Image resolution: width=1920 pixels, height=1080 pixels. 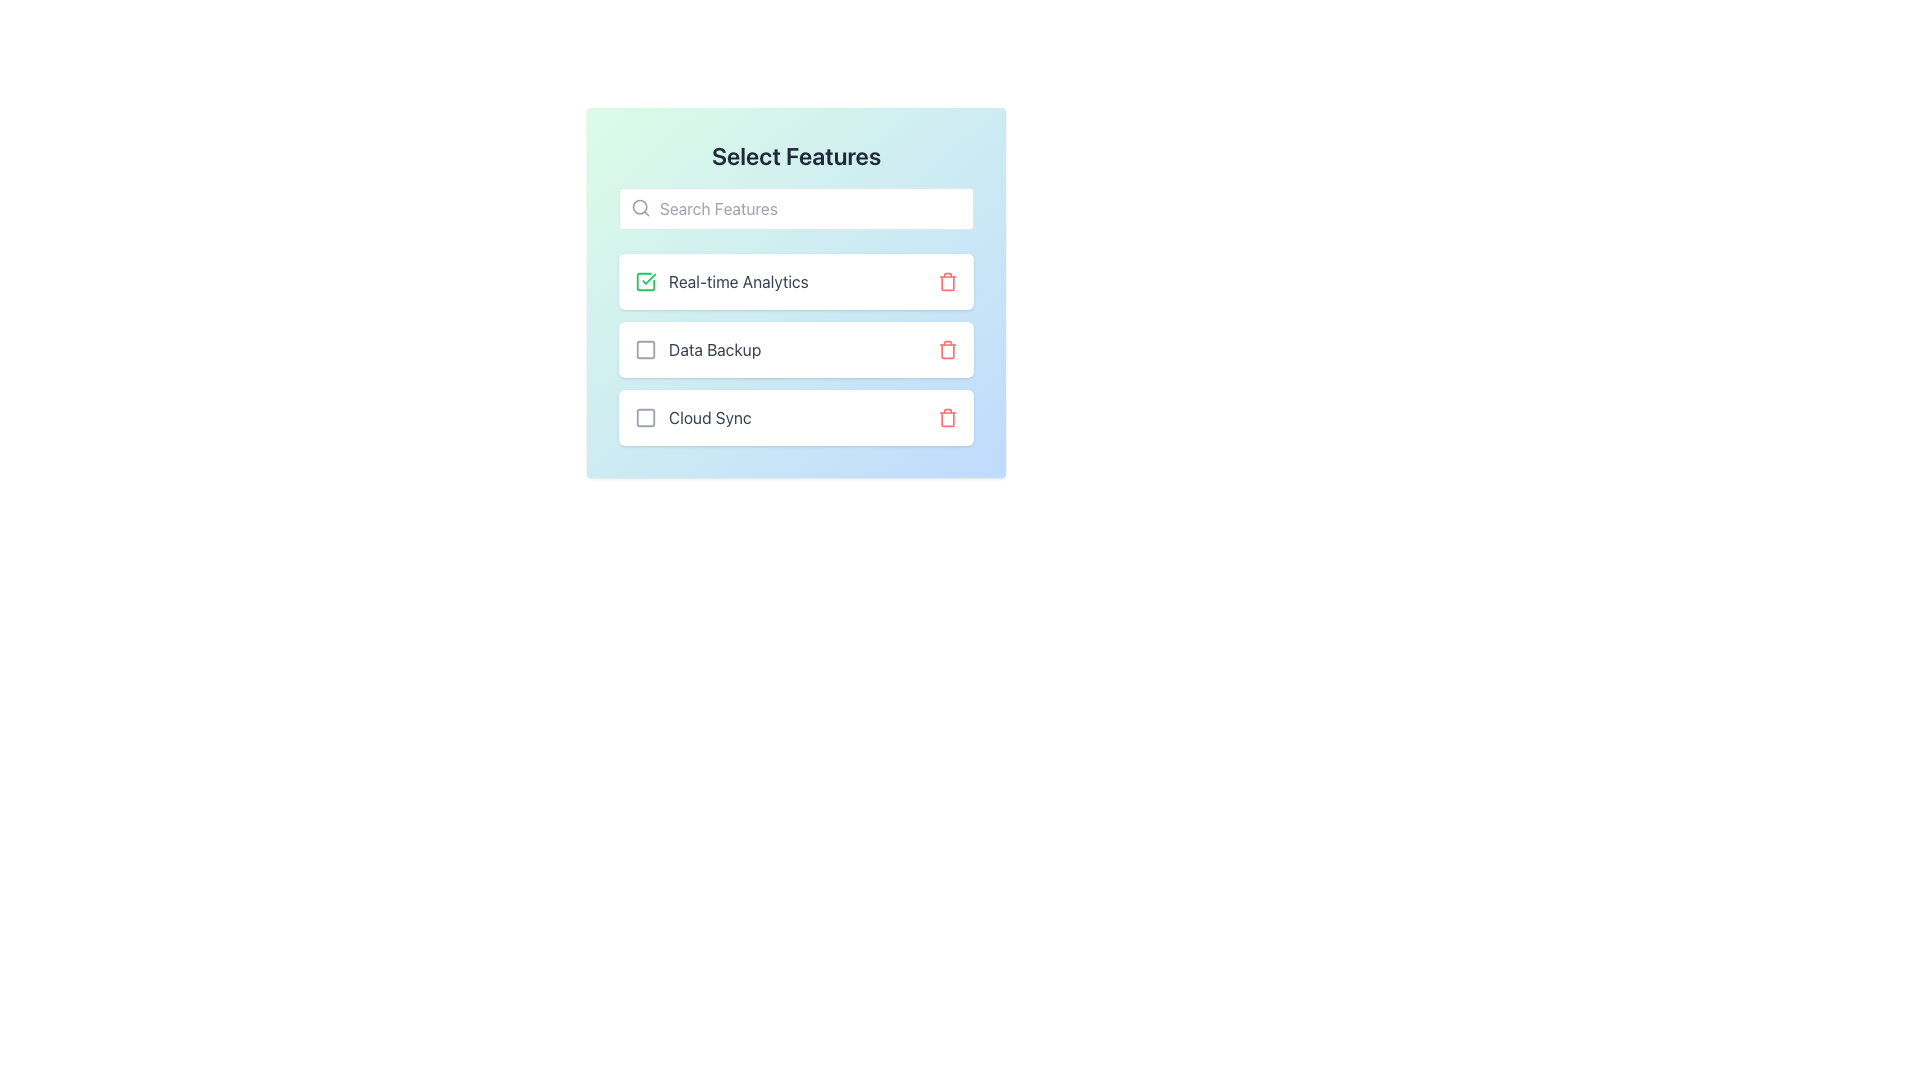 I want to click on the 'Data Backup' checkbox located below 'Real-time Analytics' in the 'Select Features' group, so click(x=698, y=349).